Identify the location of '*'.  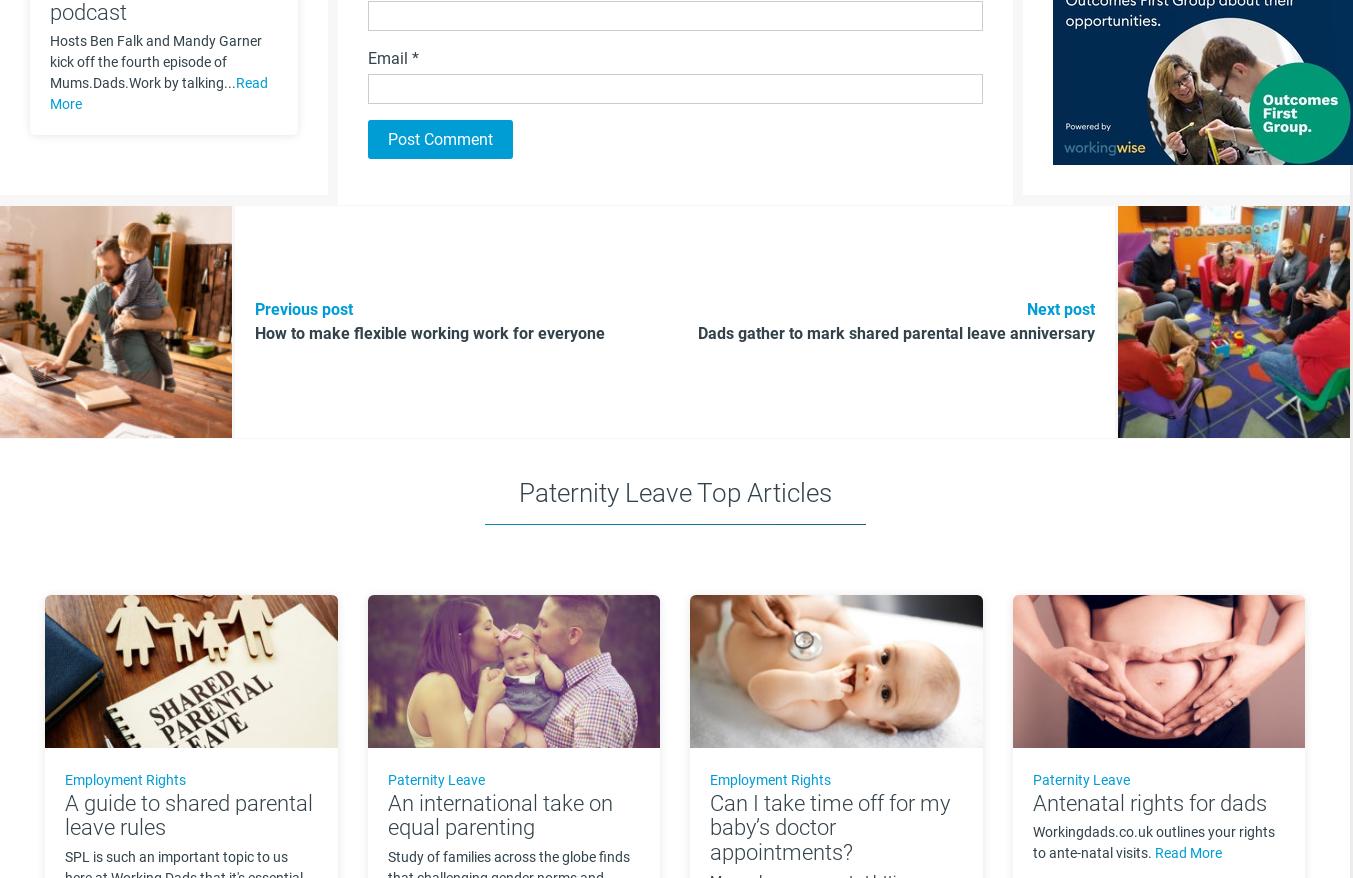
(414, 58).